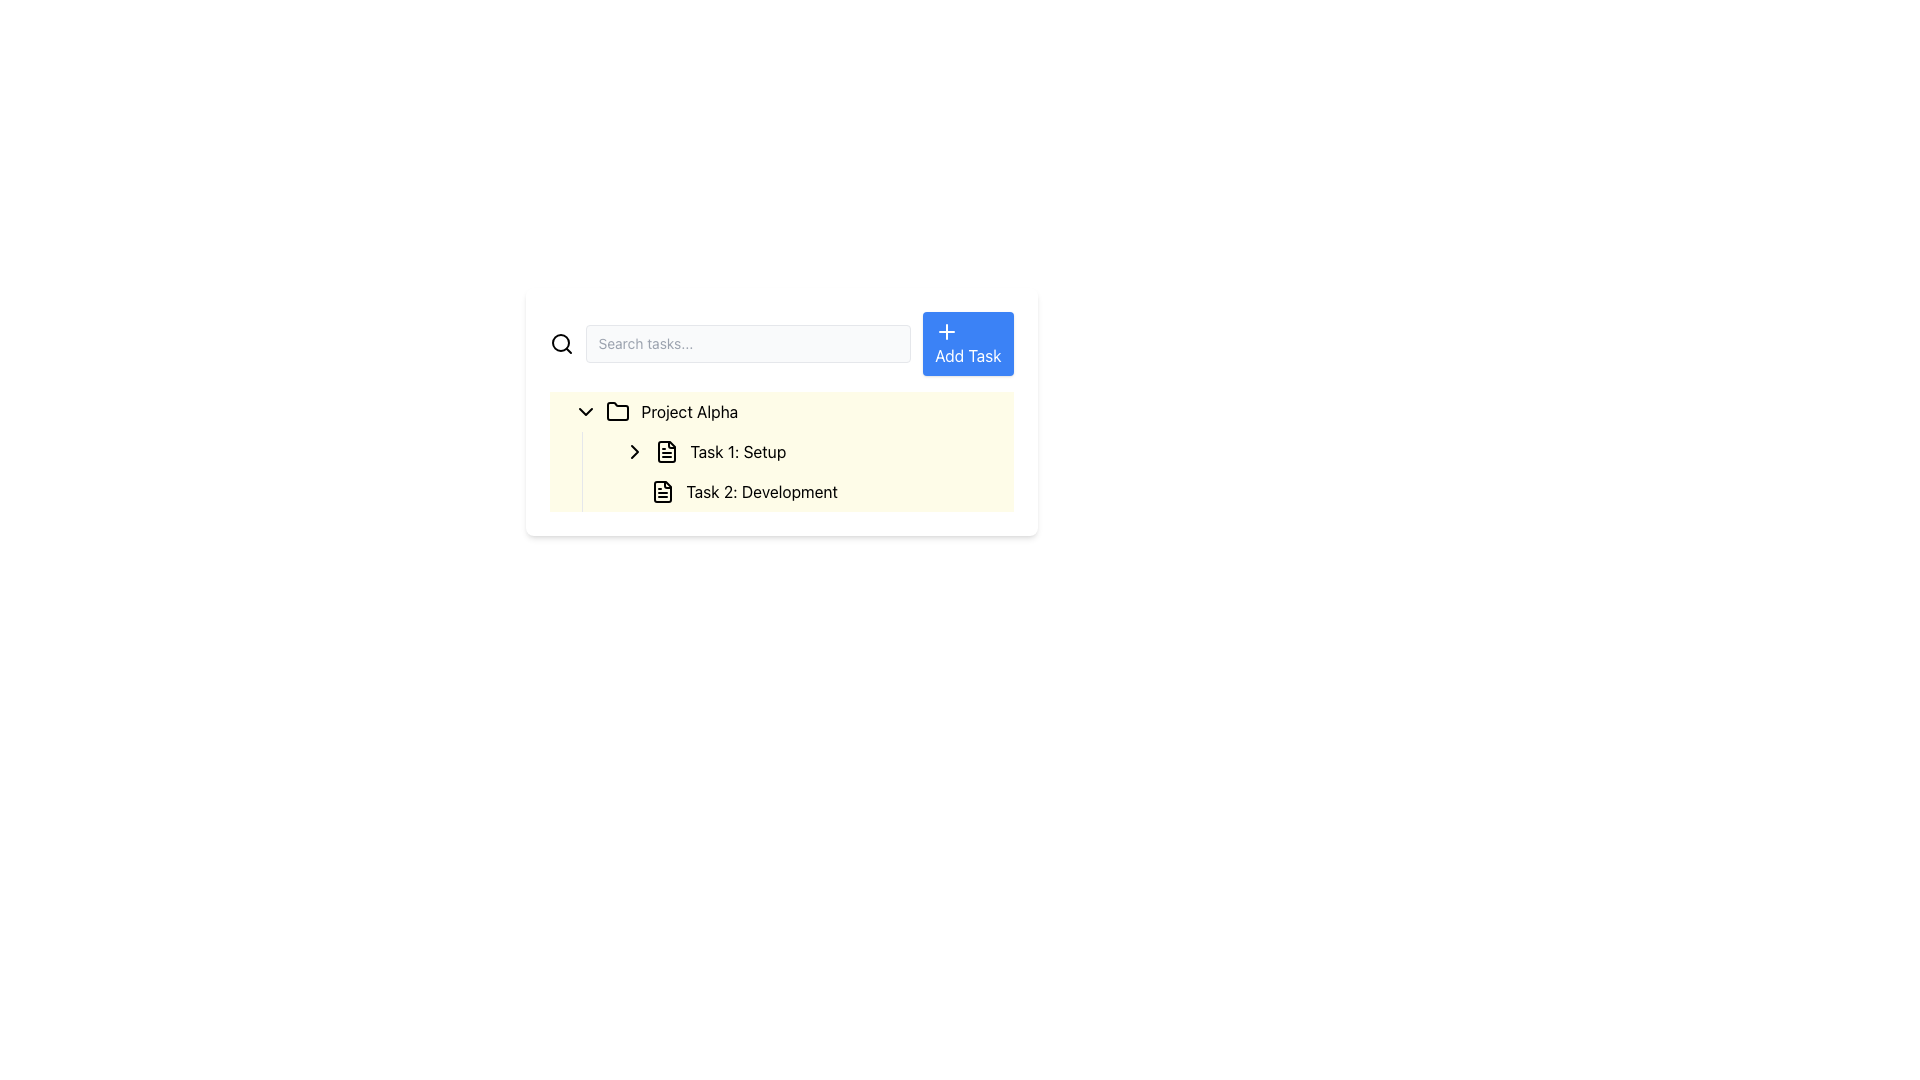 This screenshot has height=1080, width=1920. I want to click on the SVG Circle Element that represents the lens of the magnifying glass in the search icon, so click(560, 342).